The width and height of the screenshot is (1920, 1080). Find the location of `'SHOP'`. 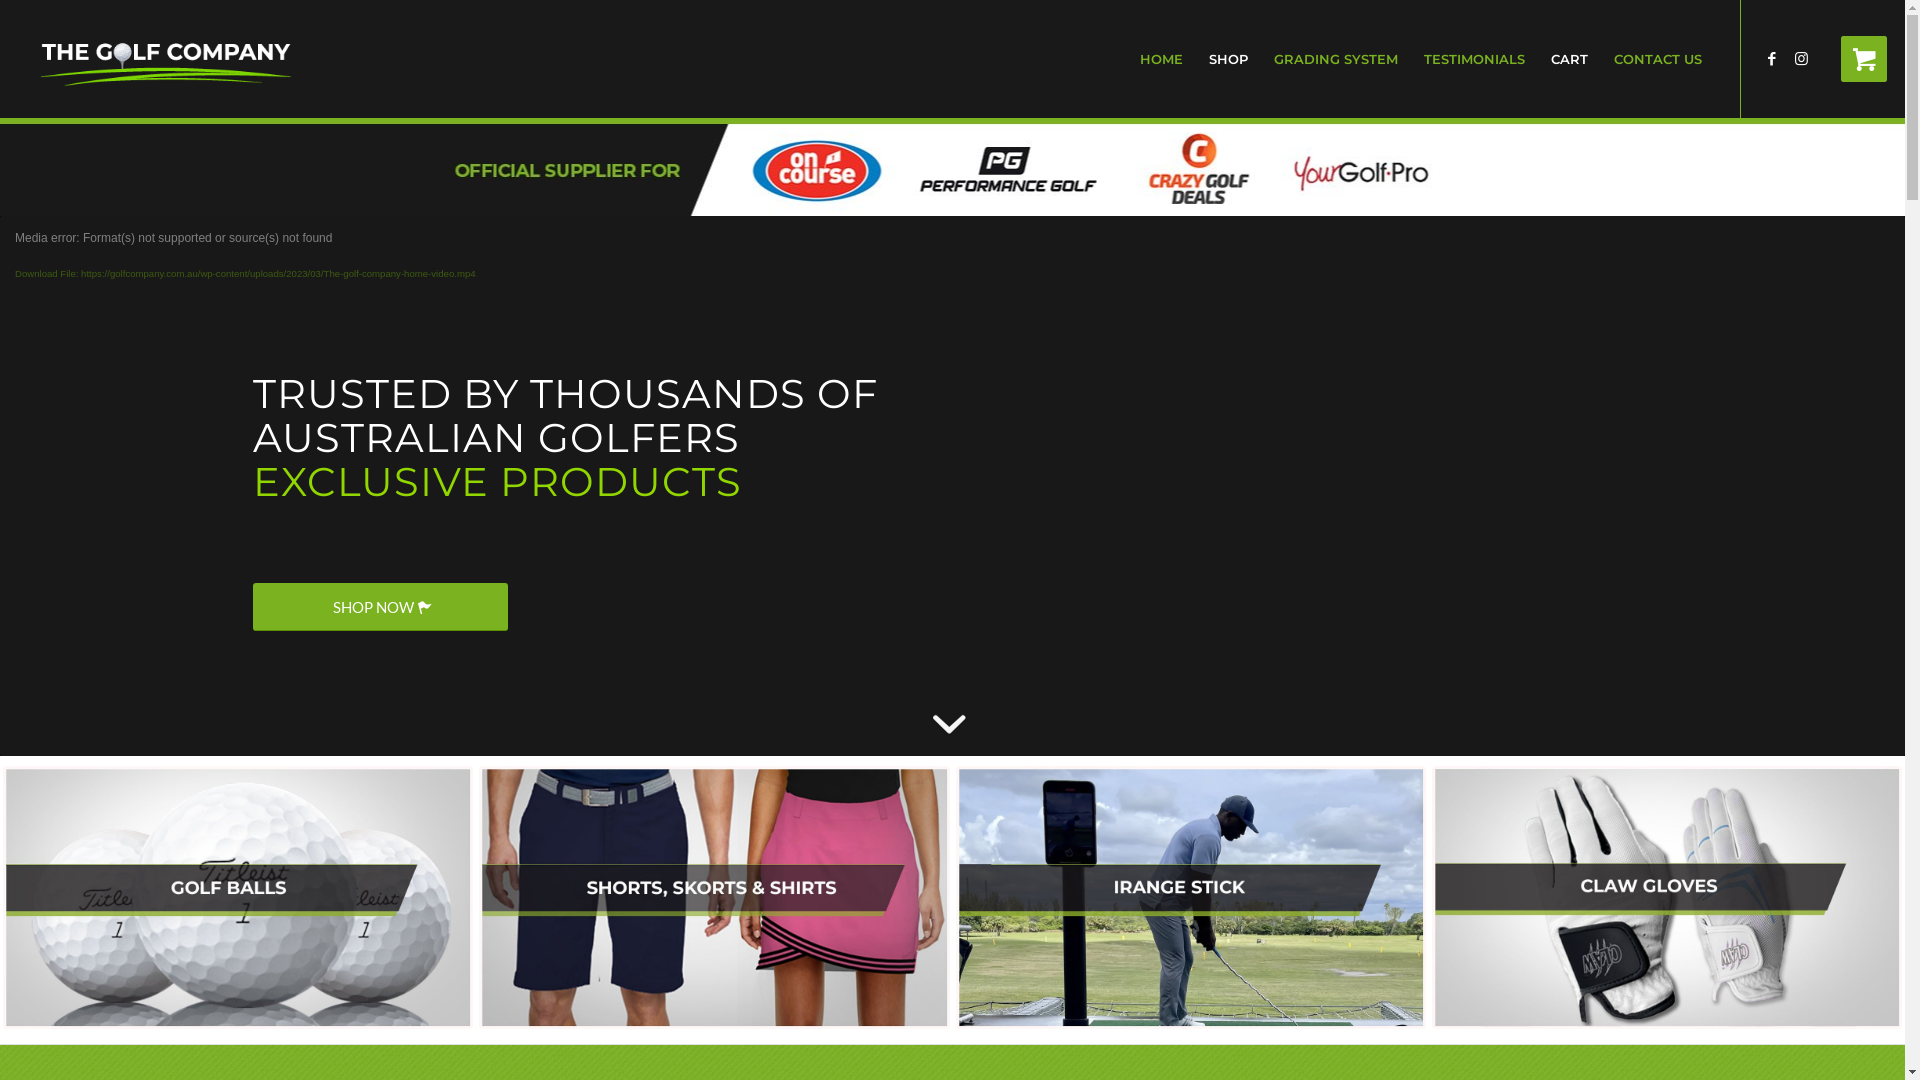

'SHOP' is located at coordinates (1227, 57).